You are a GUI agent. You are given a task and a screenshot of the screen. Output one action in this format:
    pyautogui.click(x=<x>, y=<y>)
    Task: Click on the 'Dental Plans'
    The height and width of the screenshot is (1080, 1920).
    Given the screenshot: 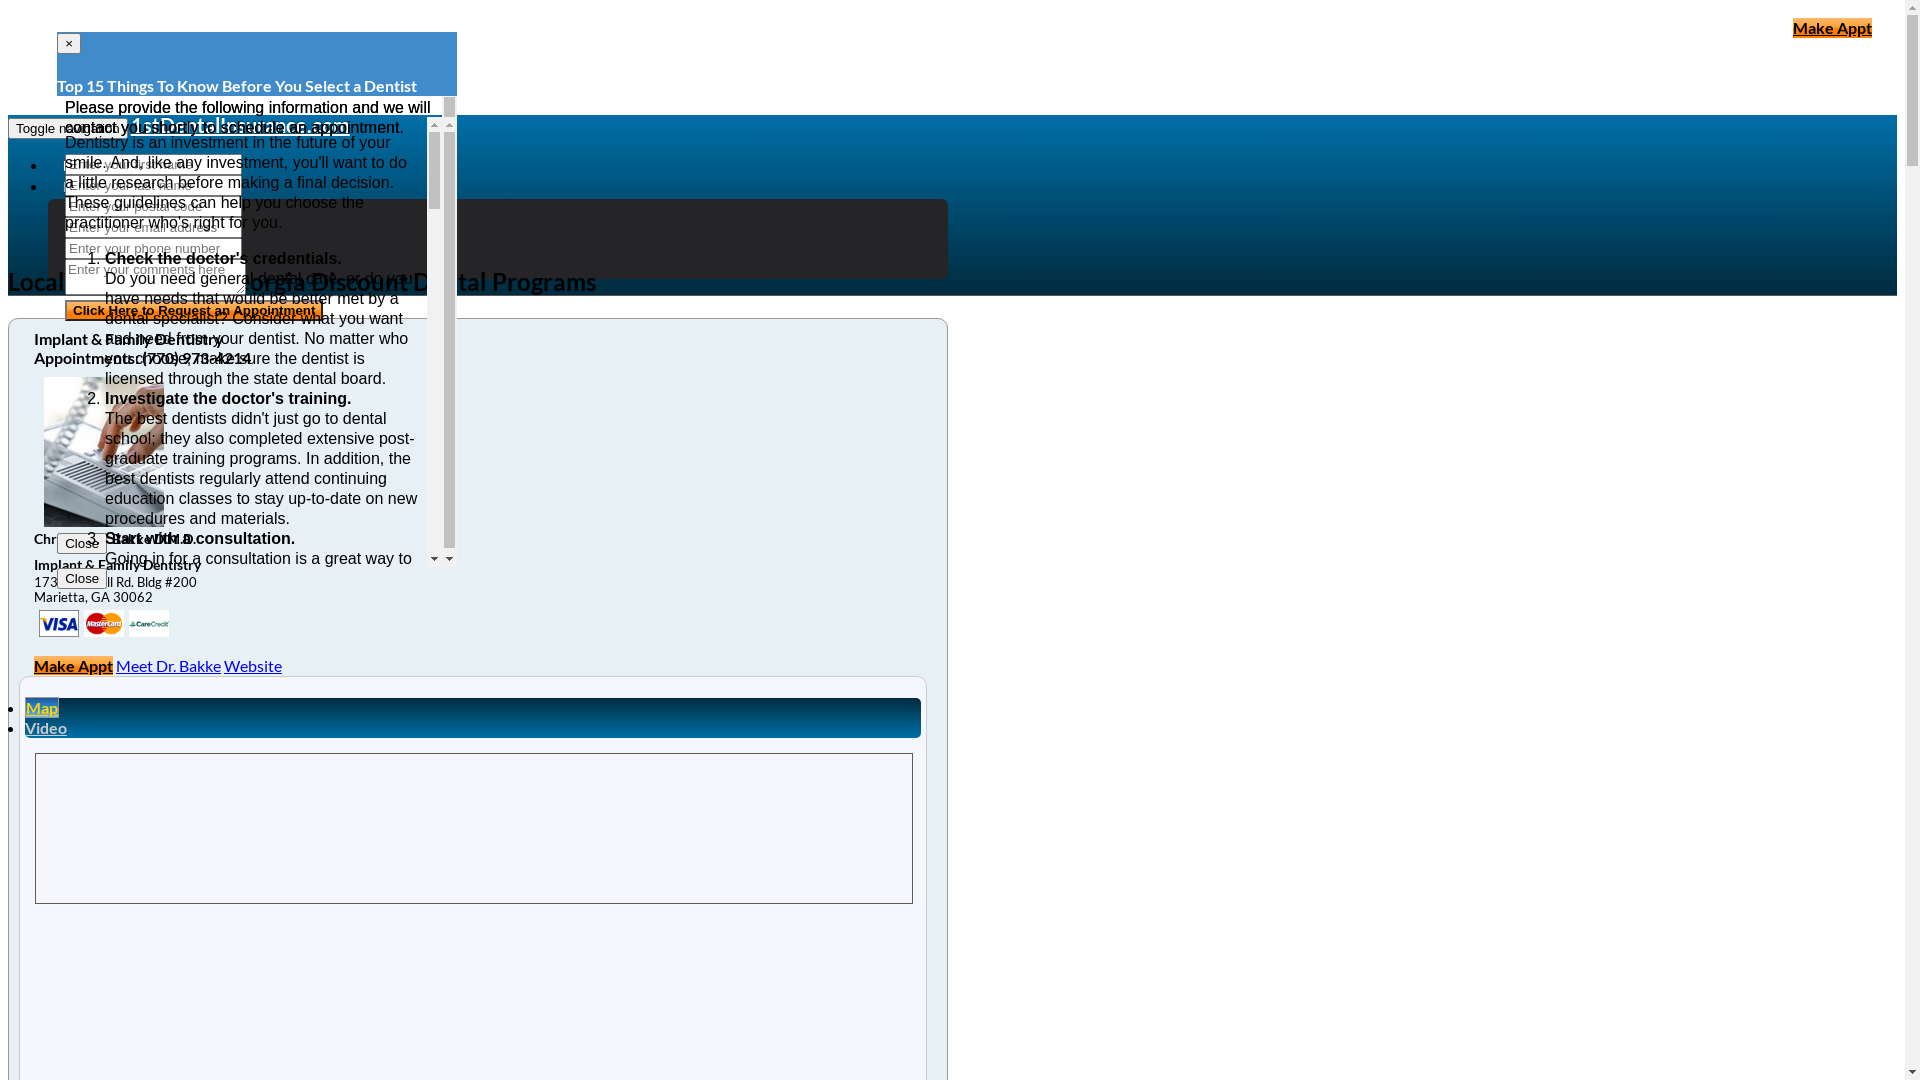 What is the action you would take?
    pyautogui.click(x=130, y=208)
    